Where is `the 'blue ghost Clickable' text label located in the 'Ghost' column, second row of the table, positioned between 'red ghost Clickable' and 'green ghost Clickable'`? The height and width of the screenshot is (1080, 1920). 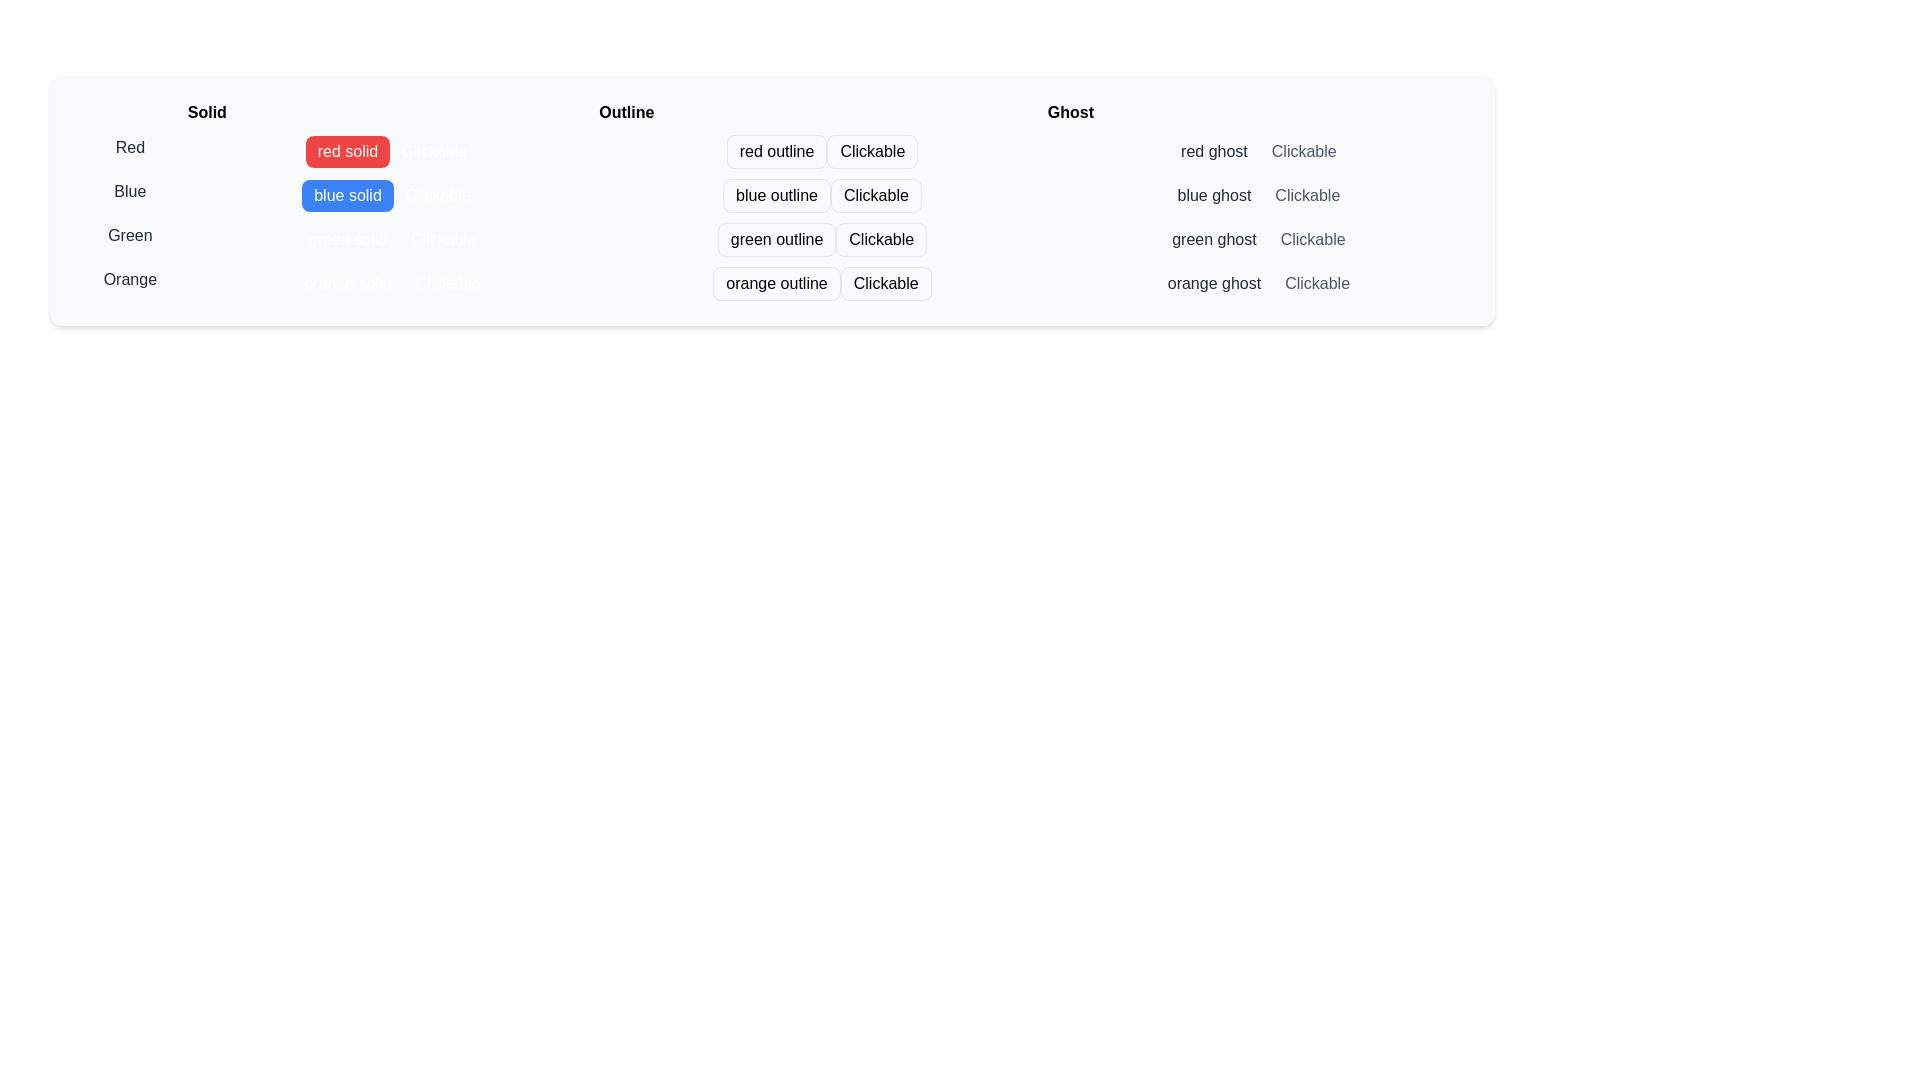
the 'blue ghost Clickable' text label located in the 'Ghost' column, second row of the table, positioned between 'red ghost Clickable' and 'green ghost Clickable' is located at coordinates (1257, 192).